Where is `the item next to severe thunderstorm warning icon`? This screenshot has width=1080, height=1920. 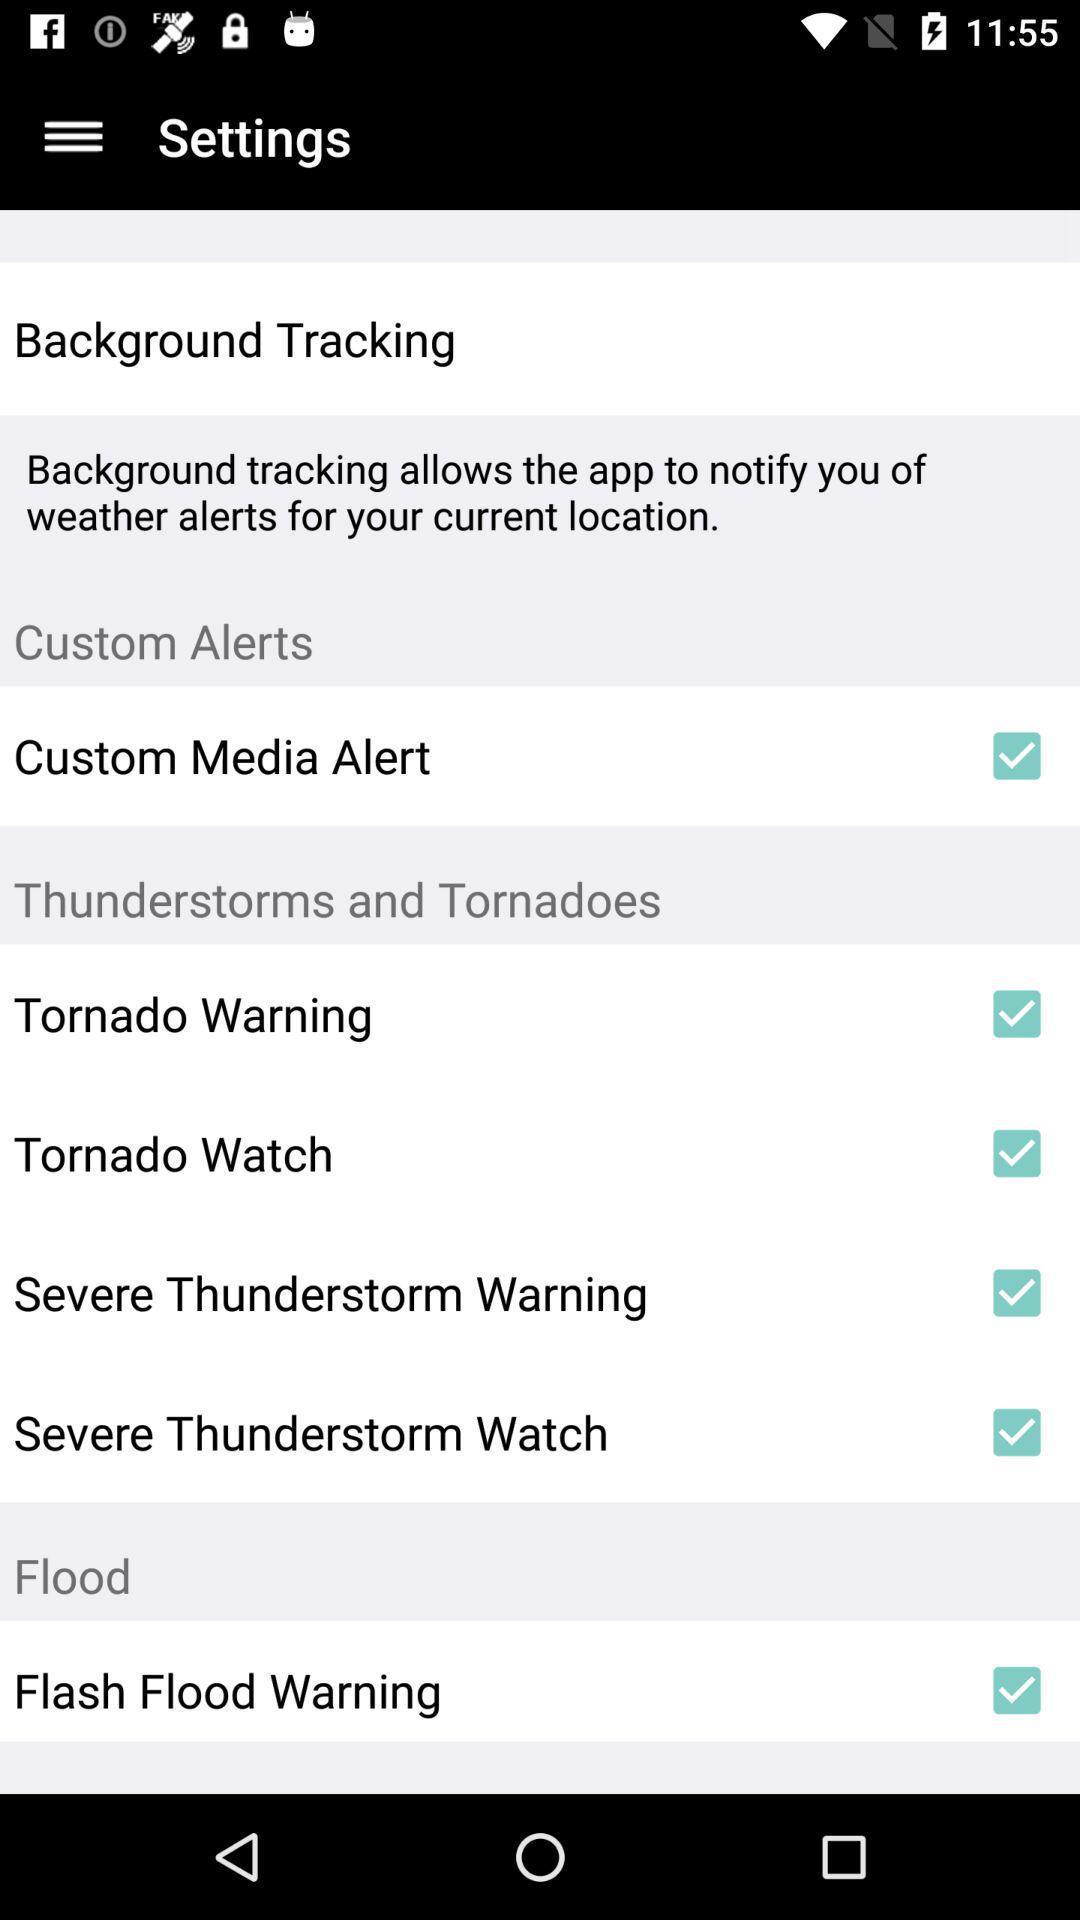 the item next to severe thunderstorm warning icon is located at coordinates (1017, 1292).